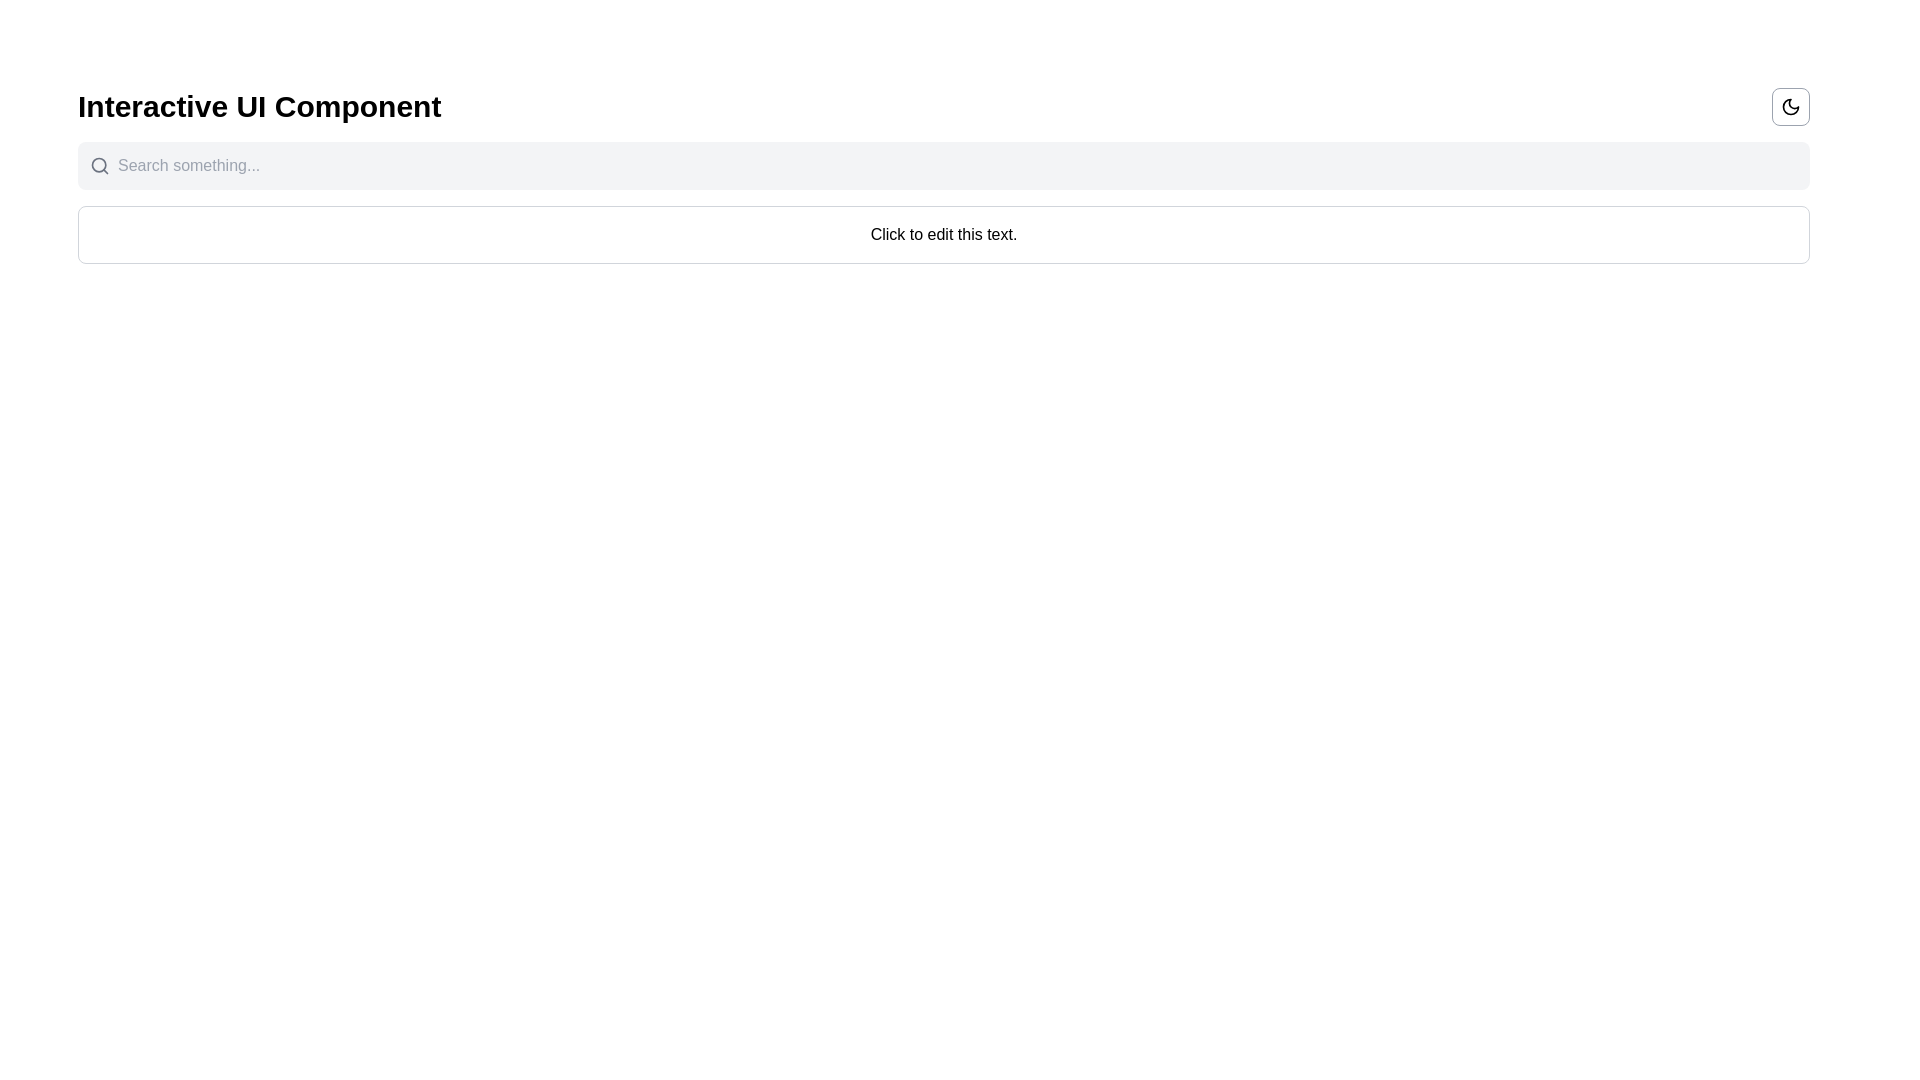  I want to click on the moon icon located, so click(1790, 107).